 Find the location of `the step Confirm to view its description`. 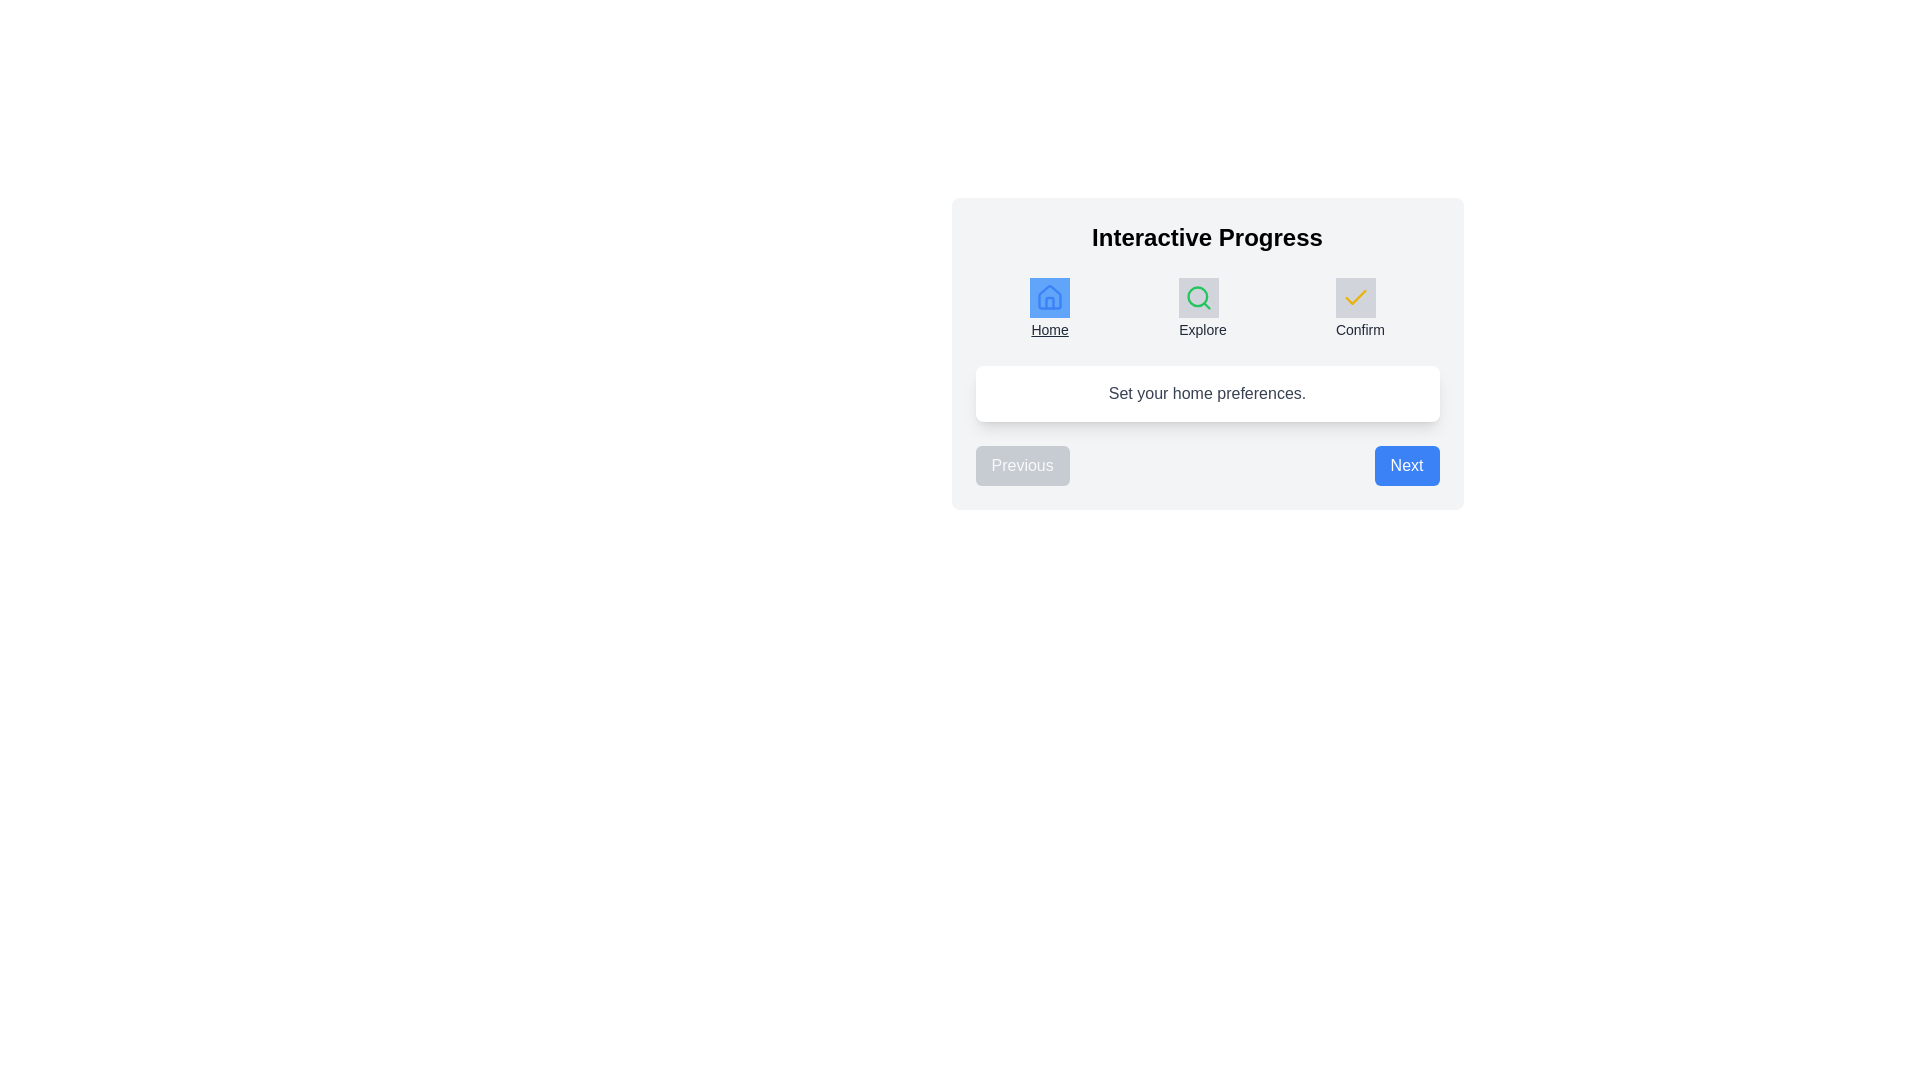

the step Confirm to view its description is located at coordinates (1360, 309).